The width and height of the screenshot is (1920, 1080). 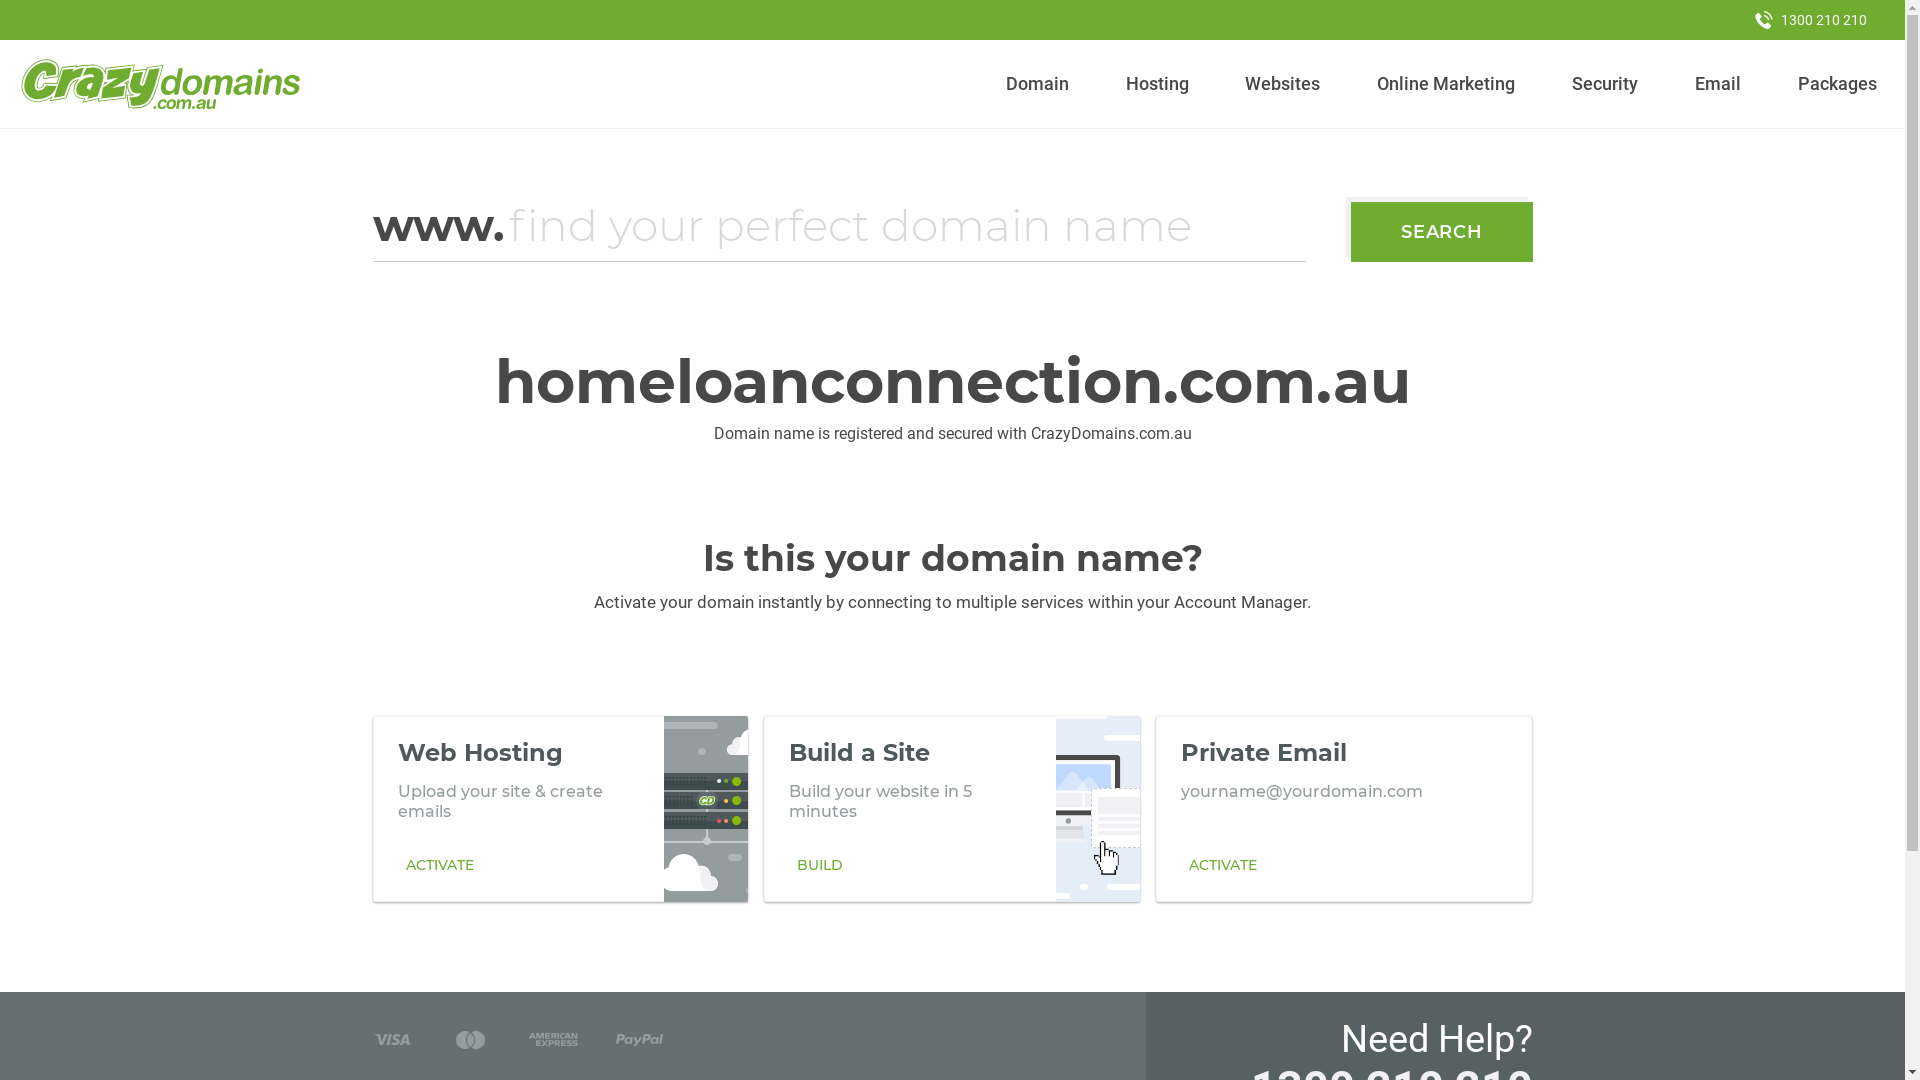 I want to click on 'Packages', so click(x=1837, y=83).